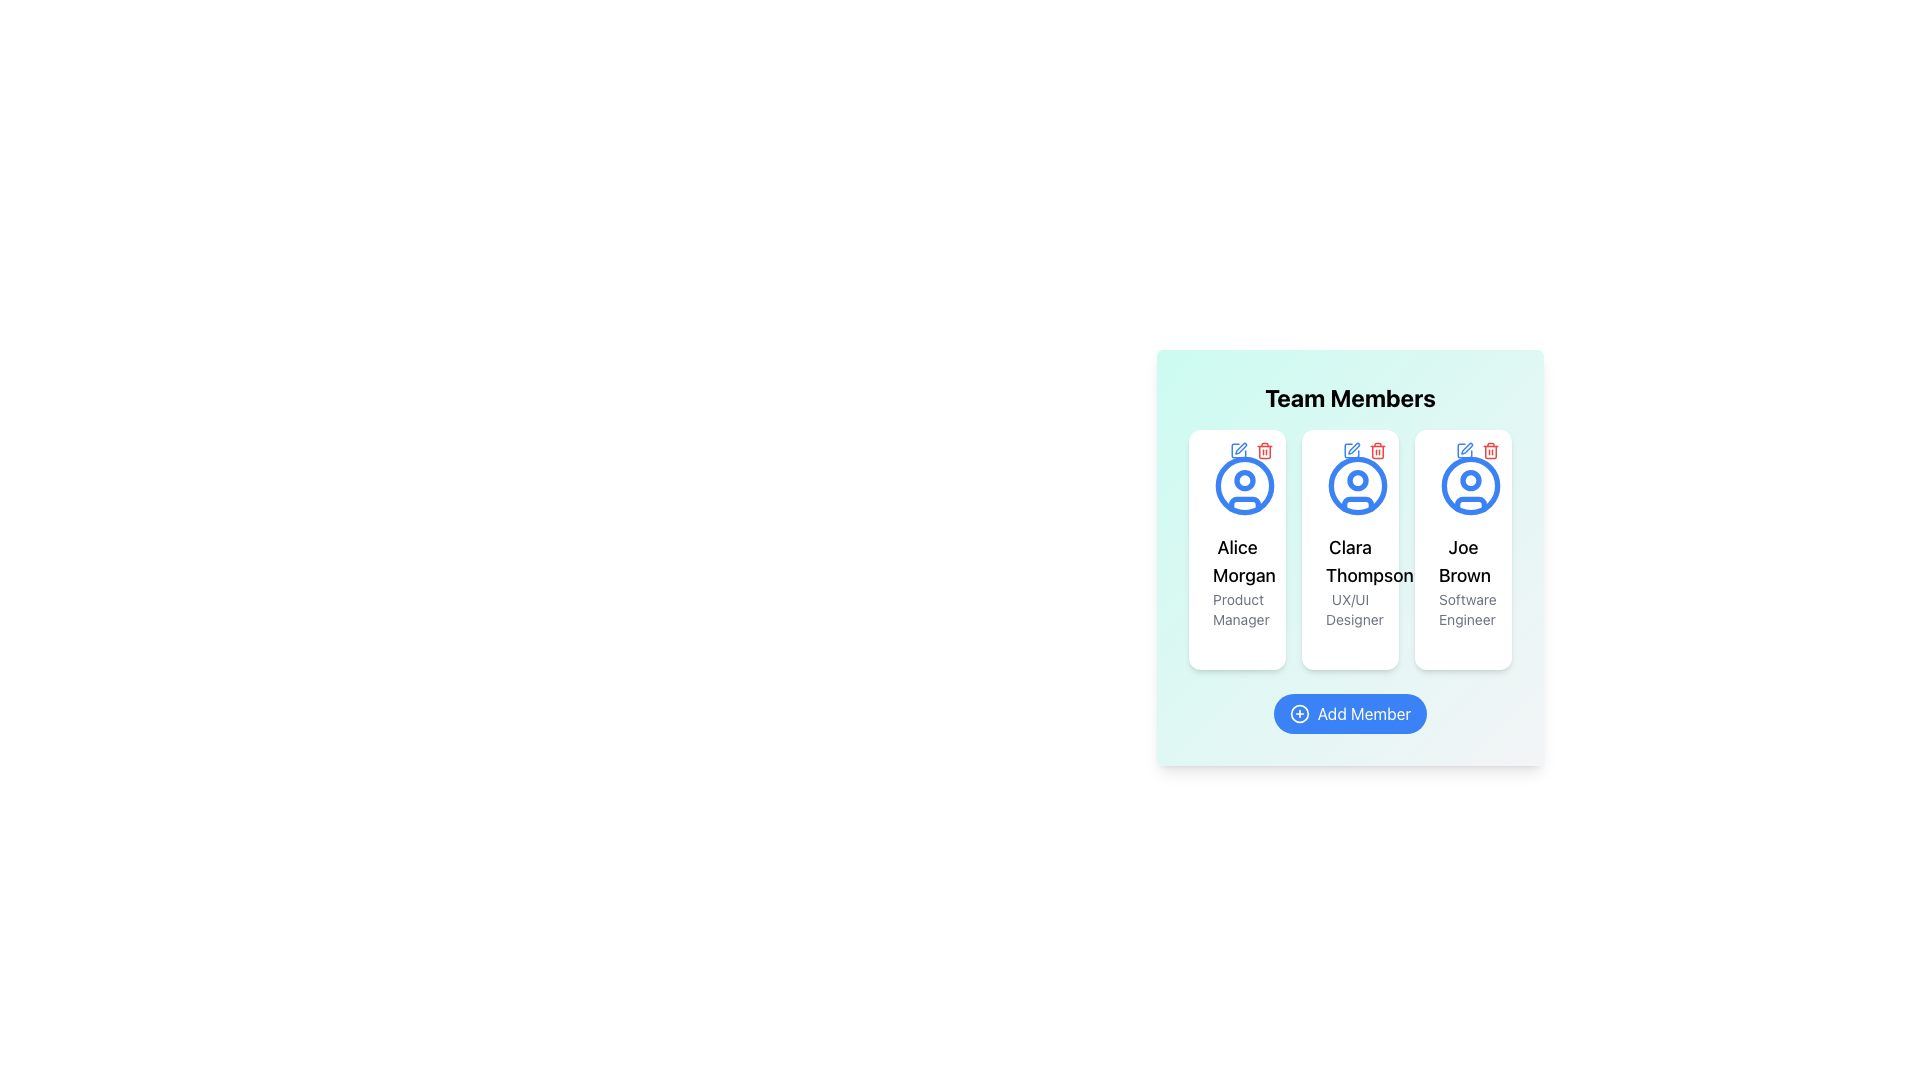 This screenshot has width=1920, height=1080. I want to click on the pen-shaped SVG icon located in the upper-right corner of the second user card, so click(1354, 447).